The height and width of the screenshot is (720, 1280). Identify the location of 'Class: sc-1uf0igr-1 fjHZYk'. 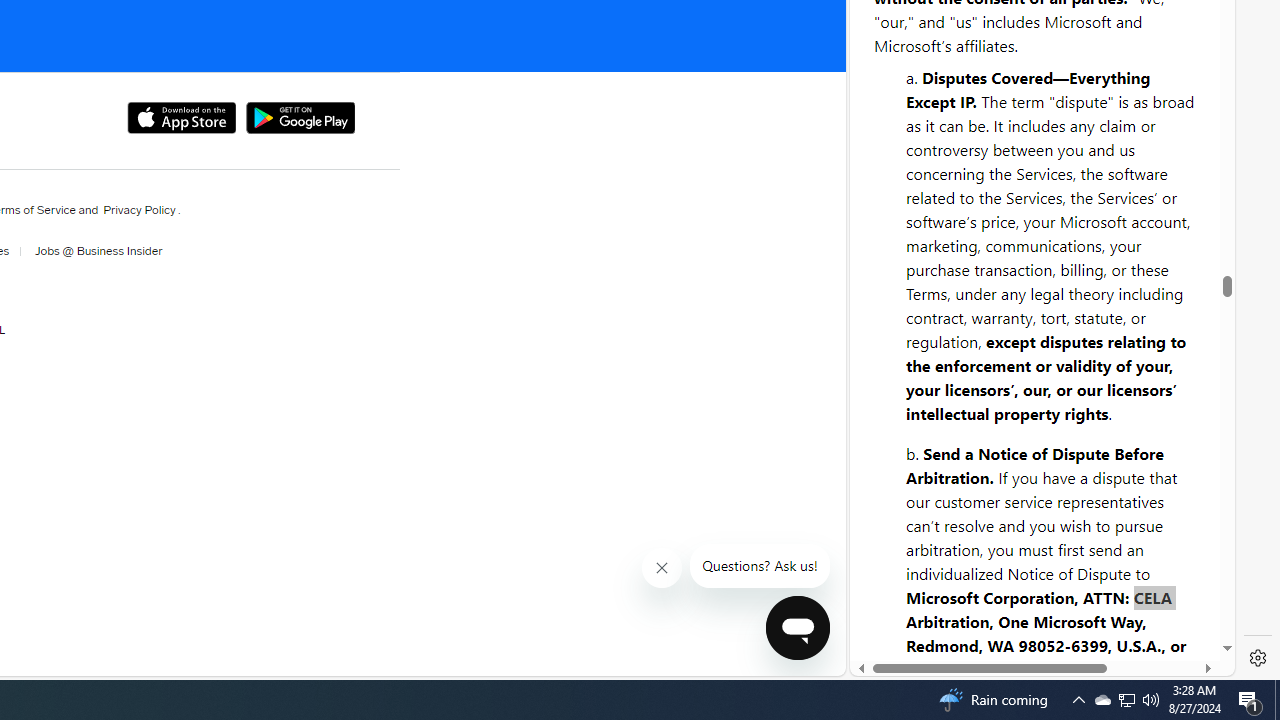
(662, 568).